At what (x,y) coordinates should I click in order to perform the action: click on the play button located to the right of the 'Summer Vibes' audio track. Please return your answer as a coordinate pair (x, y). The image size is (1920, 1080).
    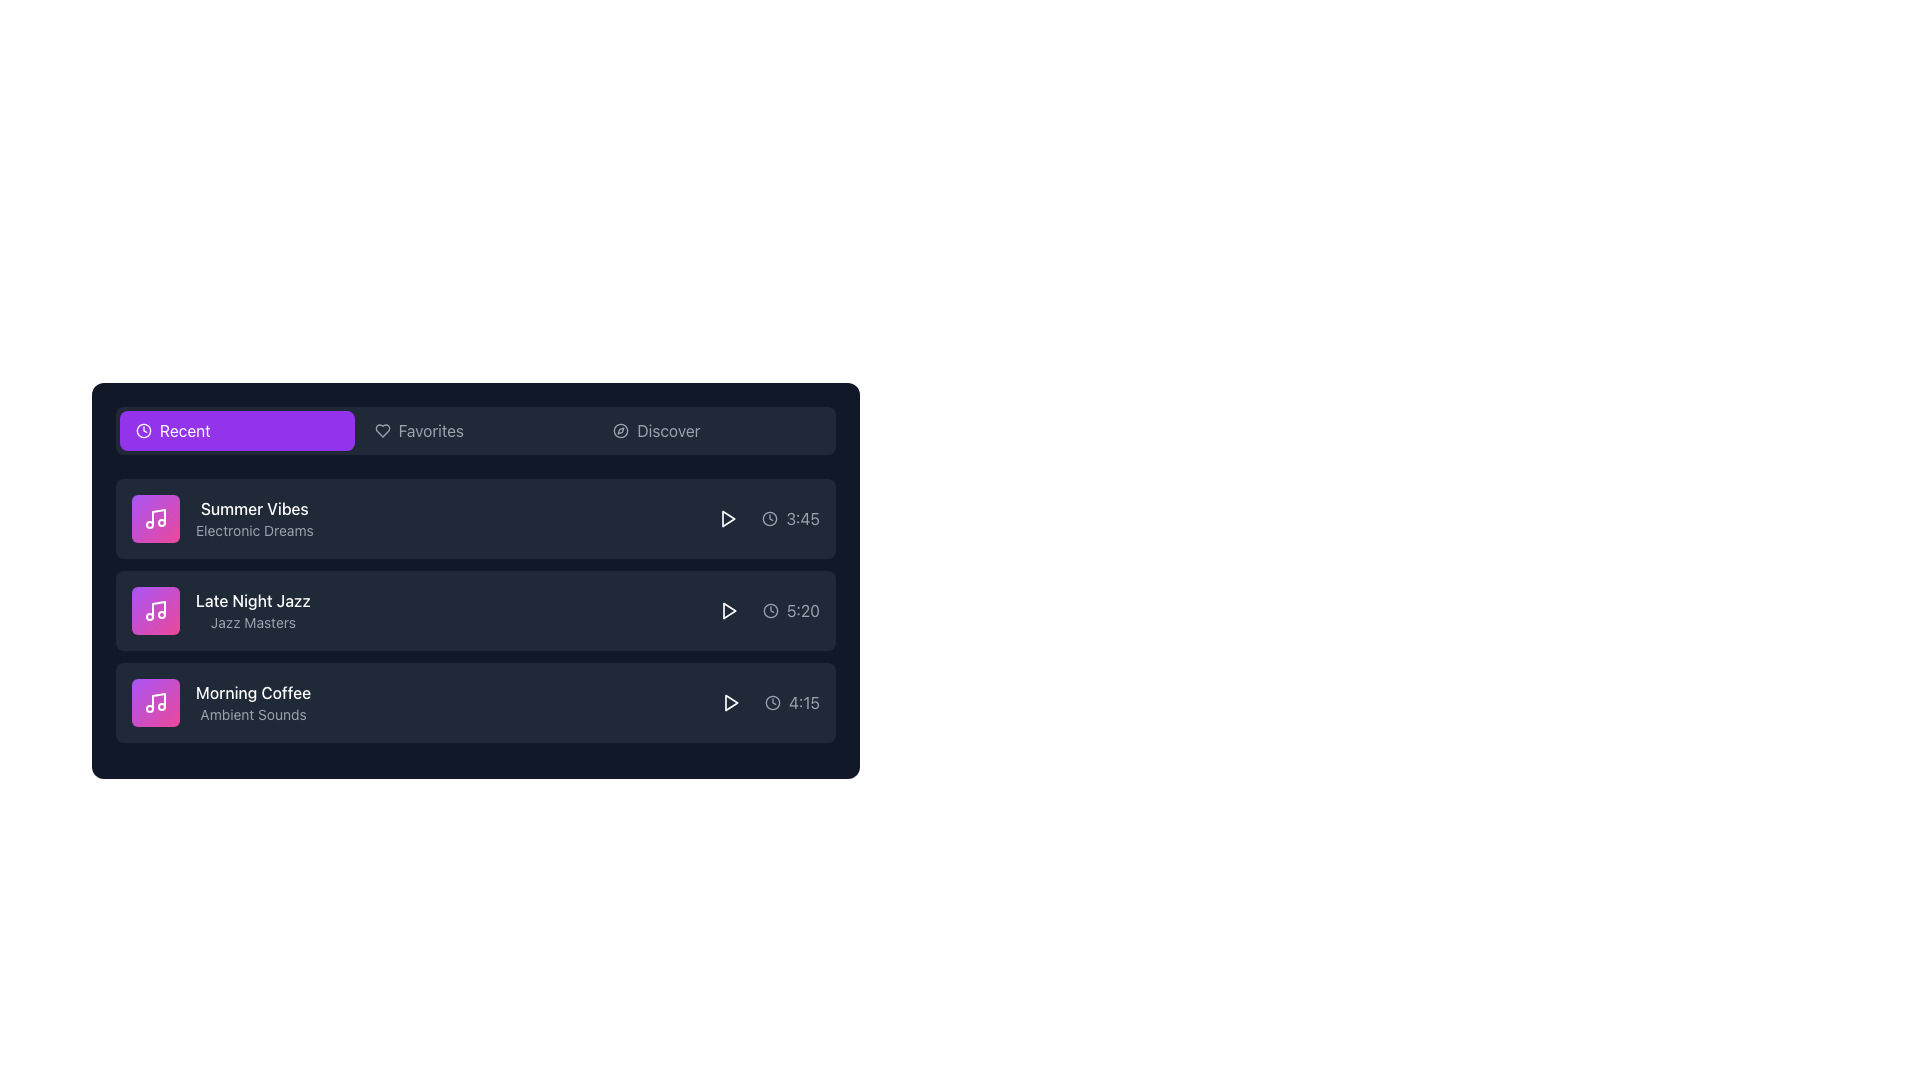
    Looking at the image, I should click on (727, 518).